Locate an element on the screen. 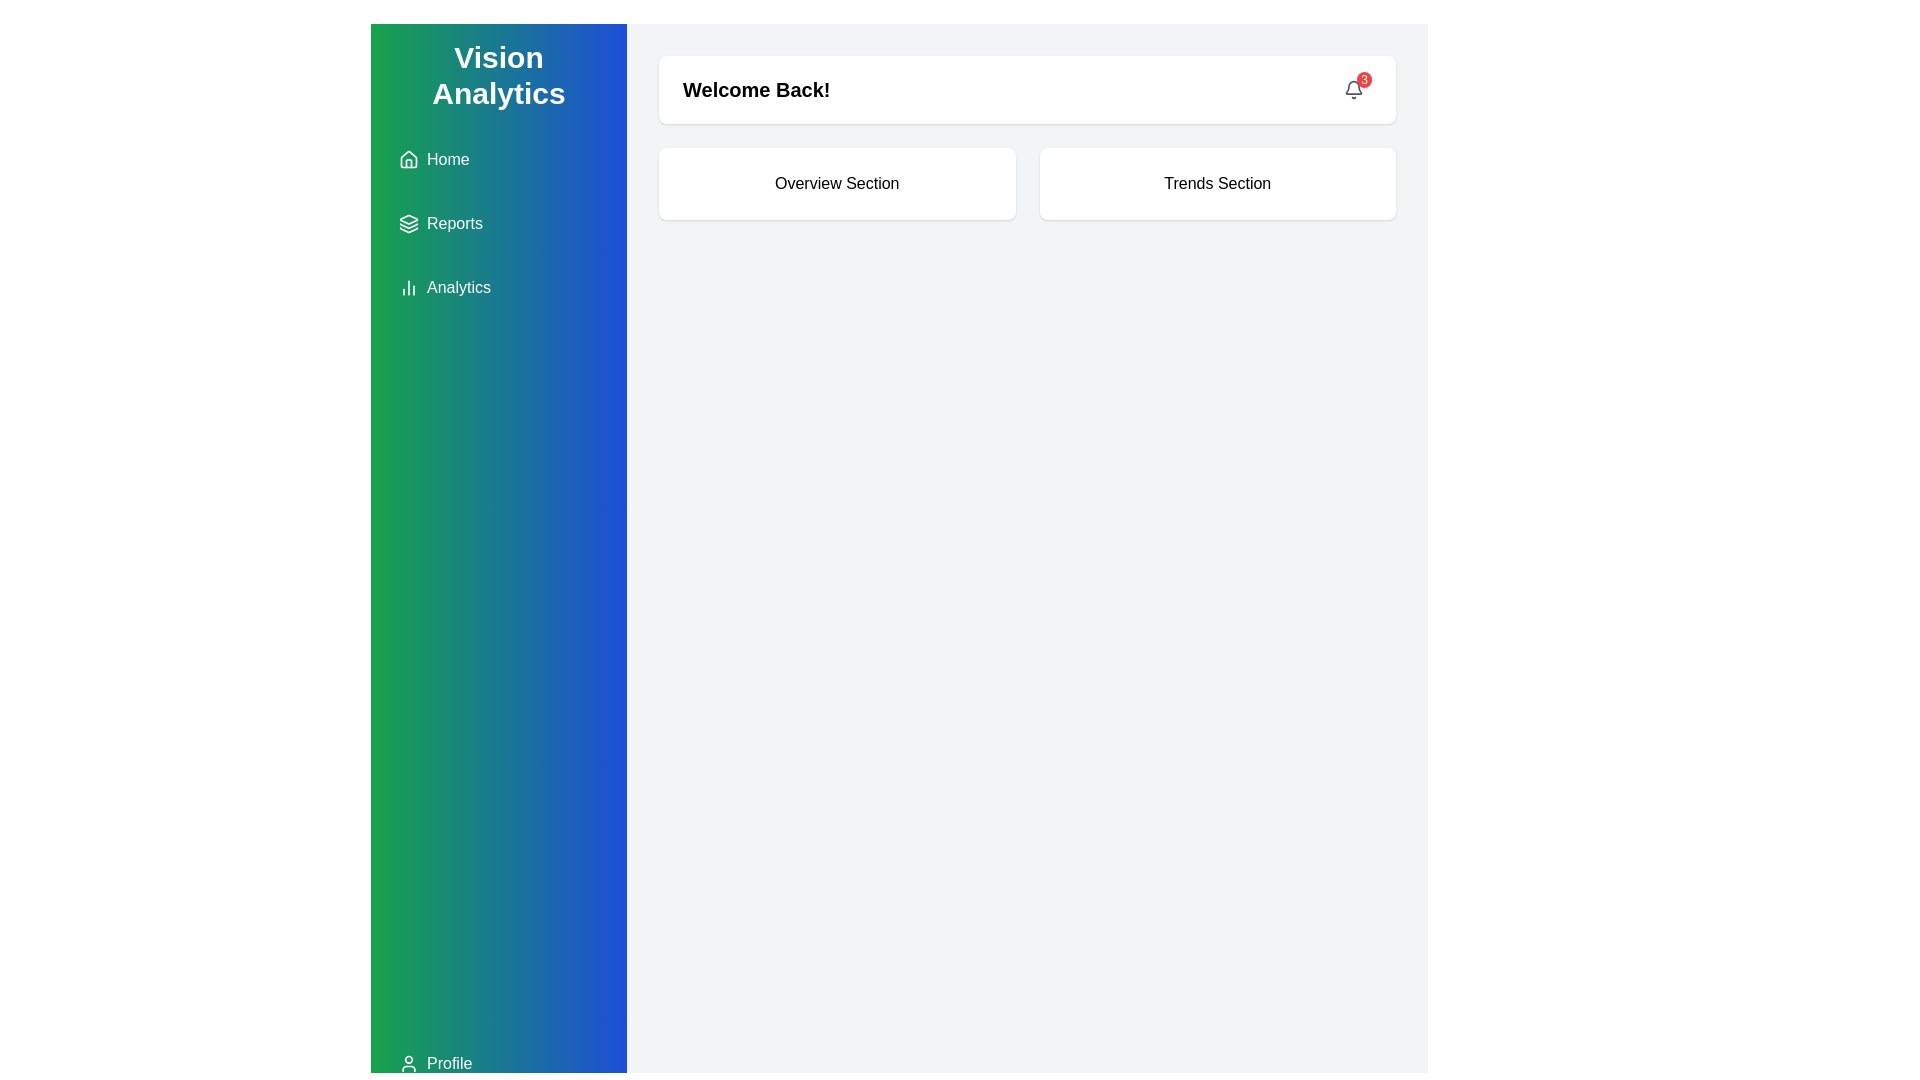  the navigation button located in the sidebar that redirects to the home page, which is the first item above the 'Reports' and 'Analytics' buttons is located at coordinates (499, 158).